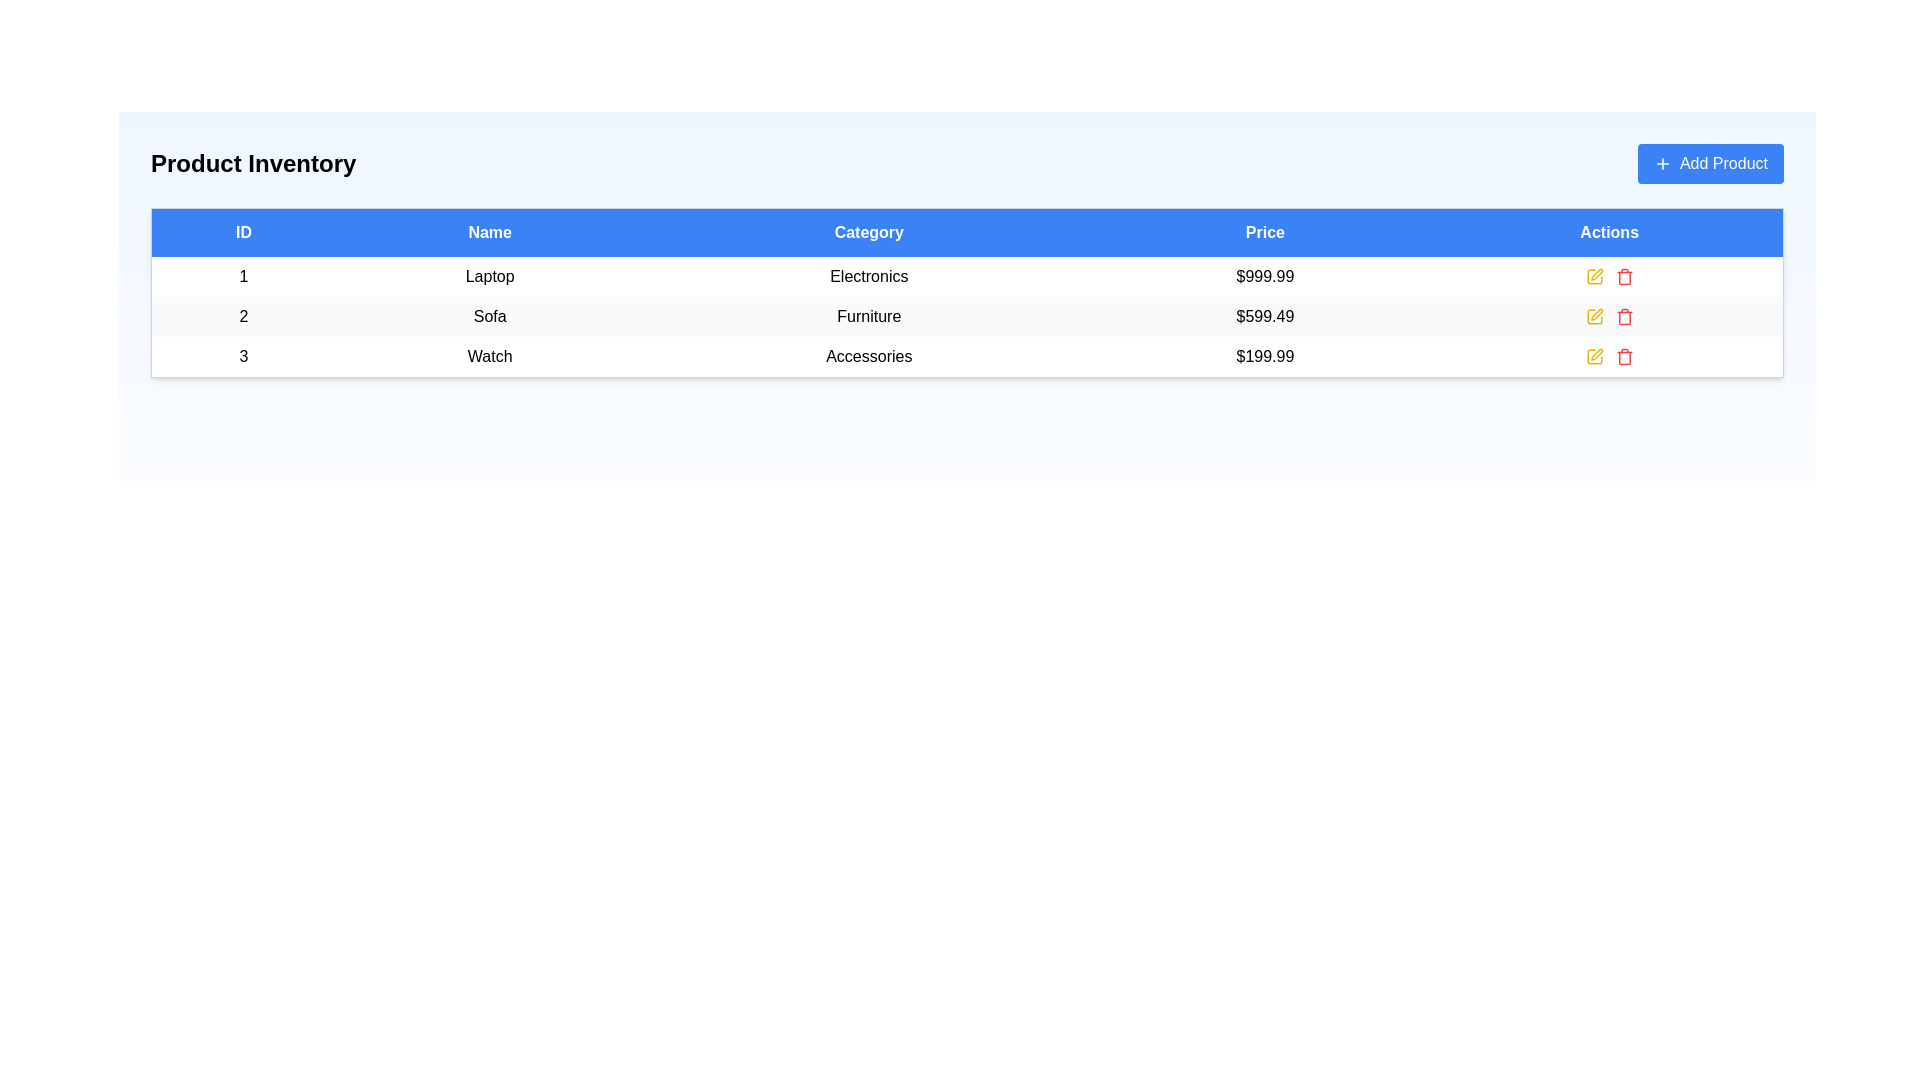  What do you see at coordinates (1264, 356) in the screenshot?
I see `the price label displaying '$199.99' in bold, black text, located in the fourth column of the third row of the product inventory table` at bounding box center [1264, 356].